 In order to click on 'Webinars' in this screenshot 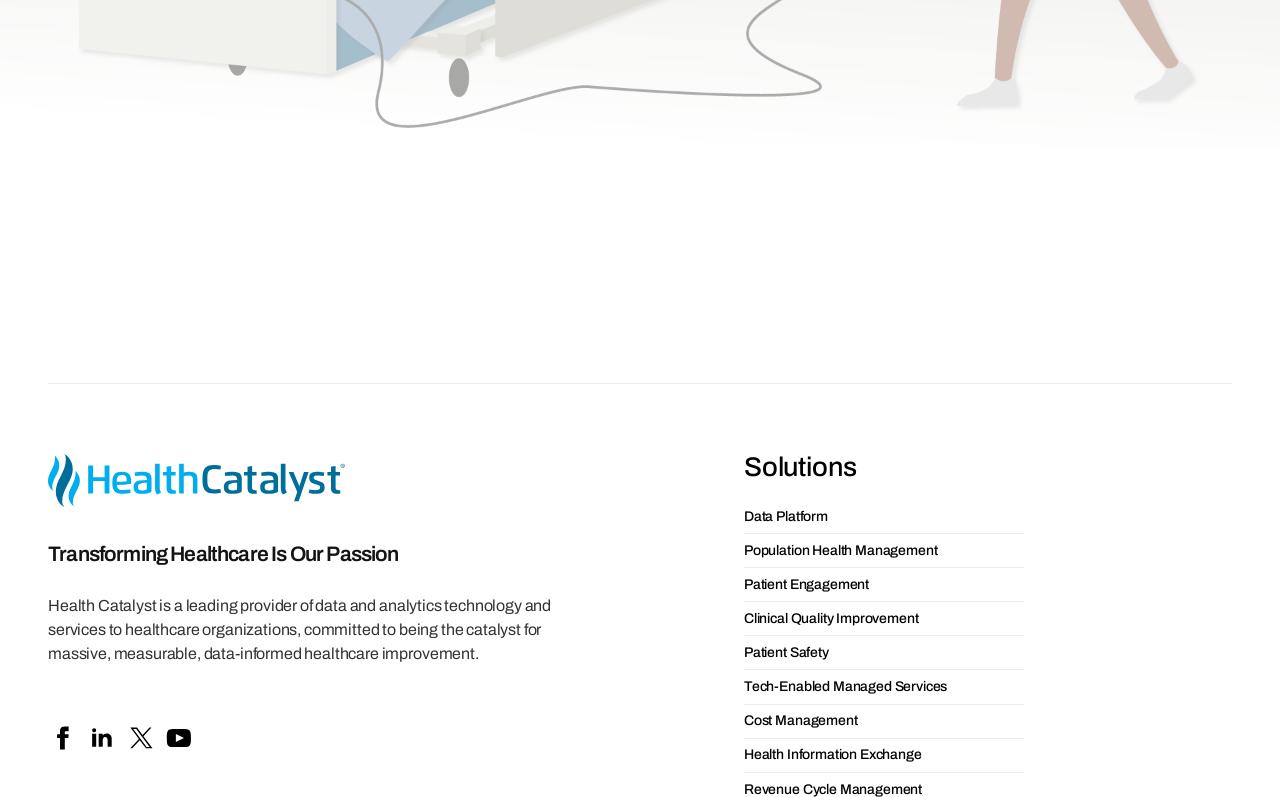, I will do `click(220, 686)`.